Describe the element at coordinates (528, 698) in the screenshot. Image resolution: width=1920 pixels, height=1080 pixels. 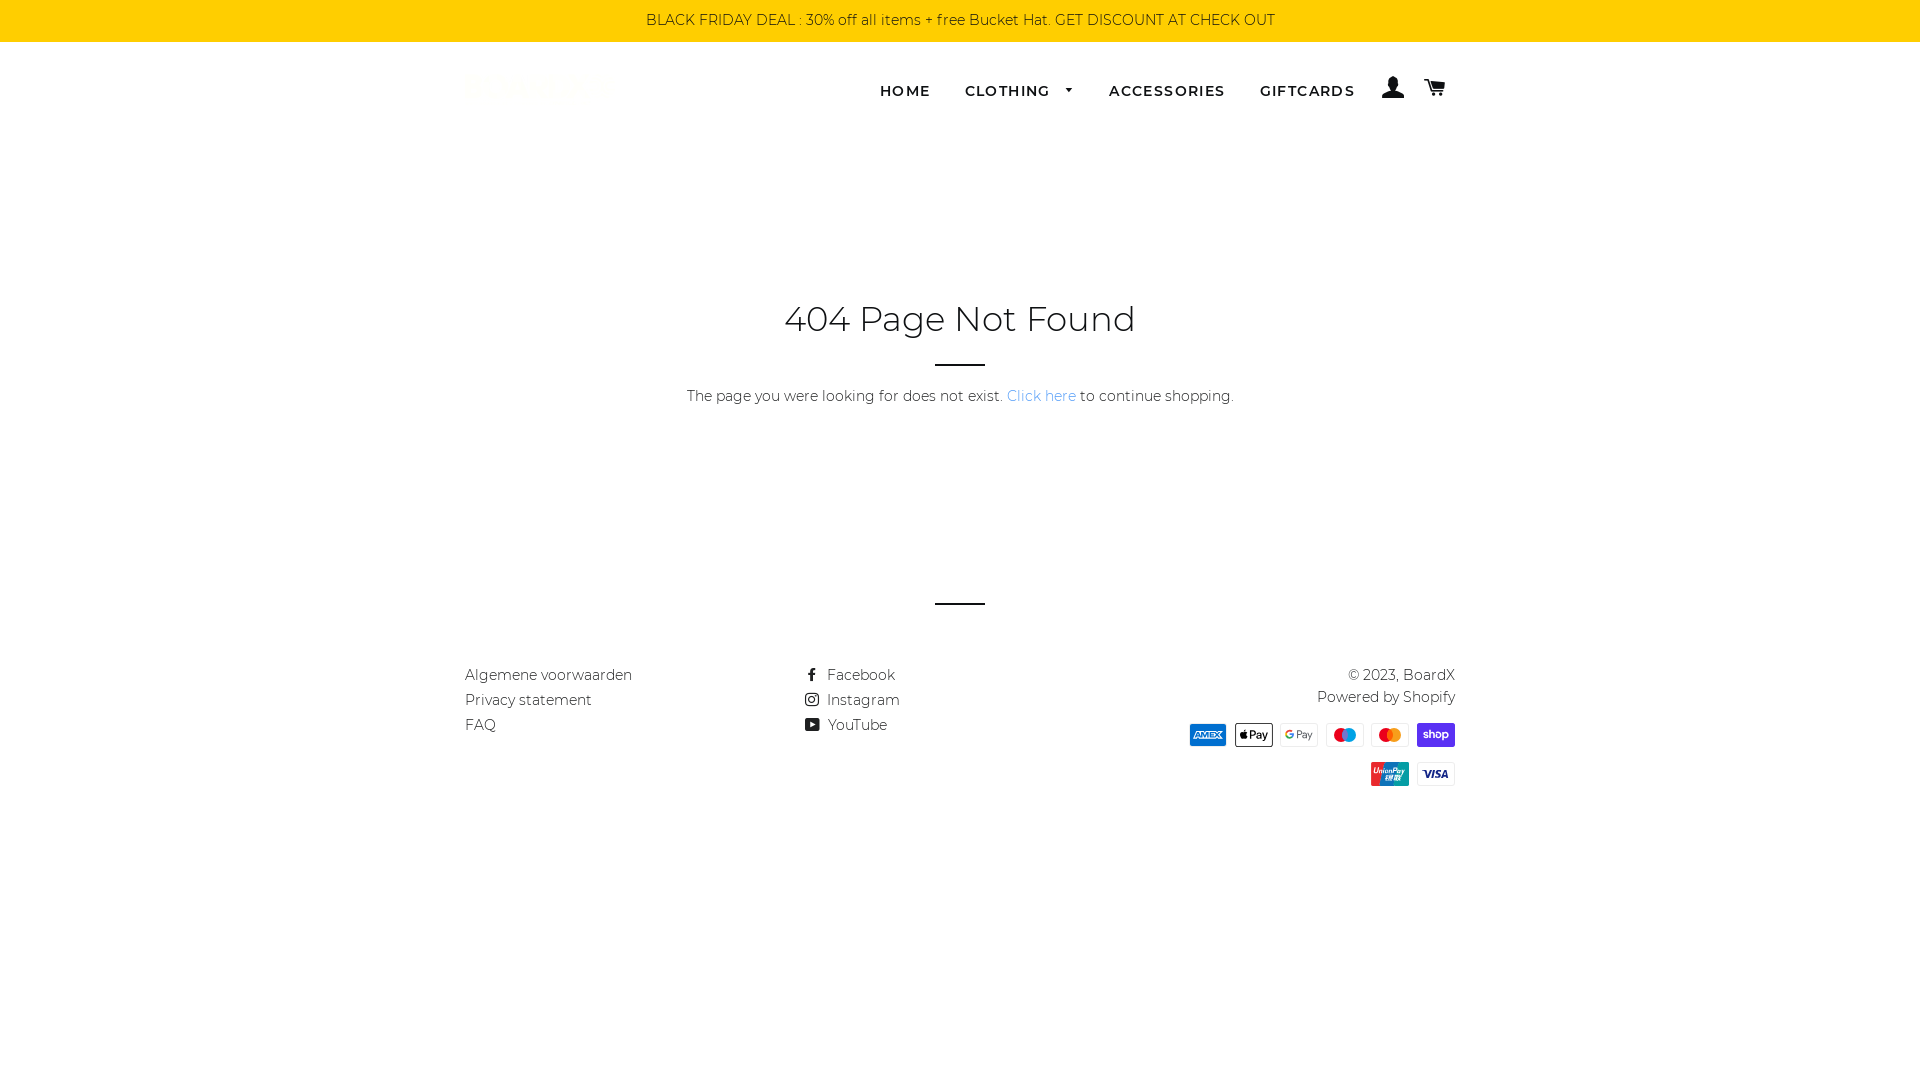
I see `'Privacy statement'` at that location.